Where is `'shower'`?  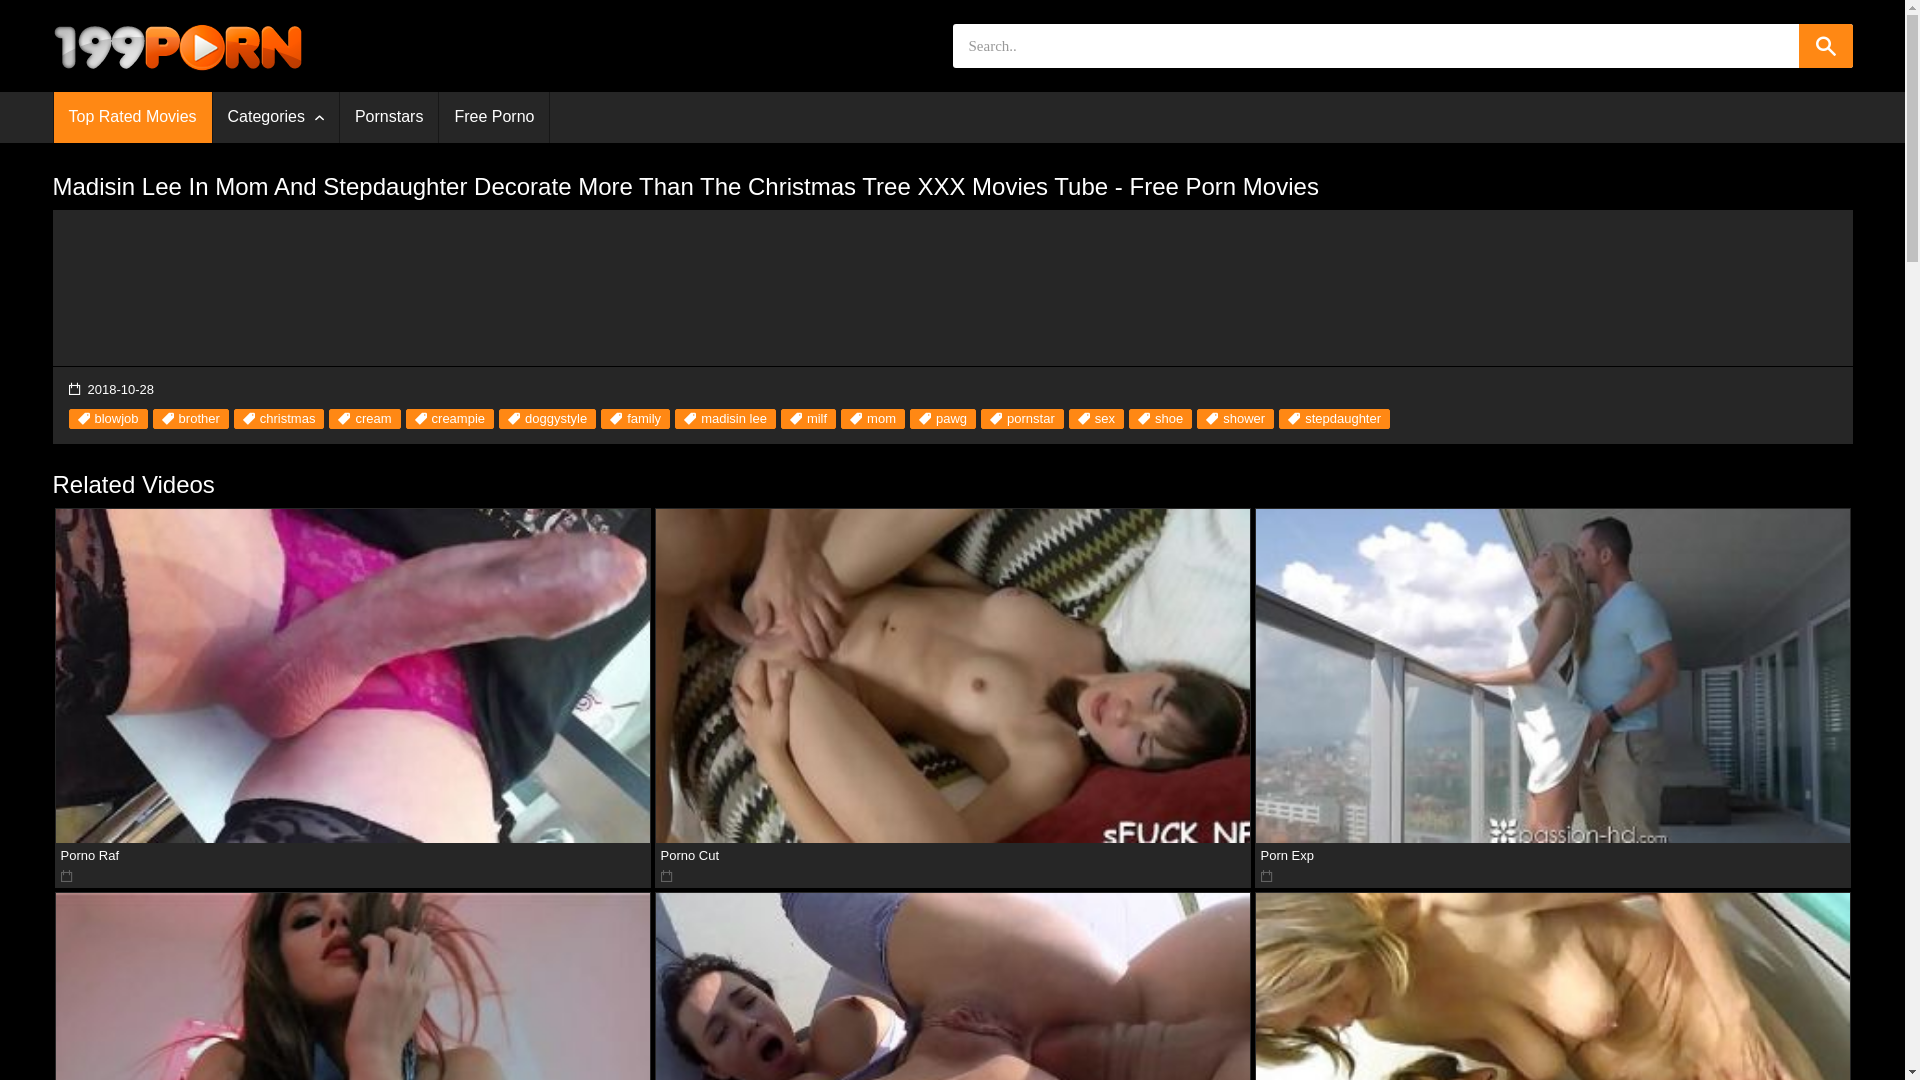 'shower' is located at coordinates (1234, 418).